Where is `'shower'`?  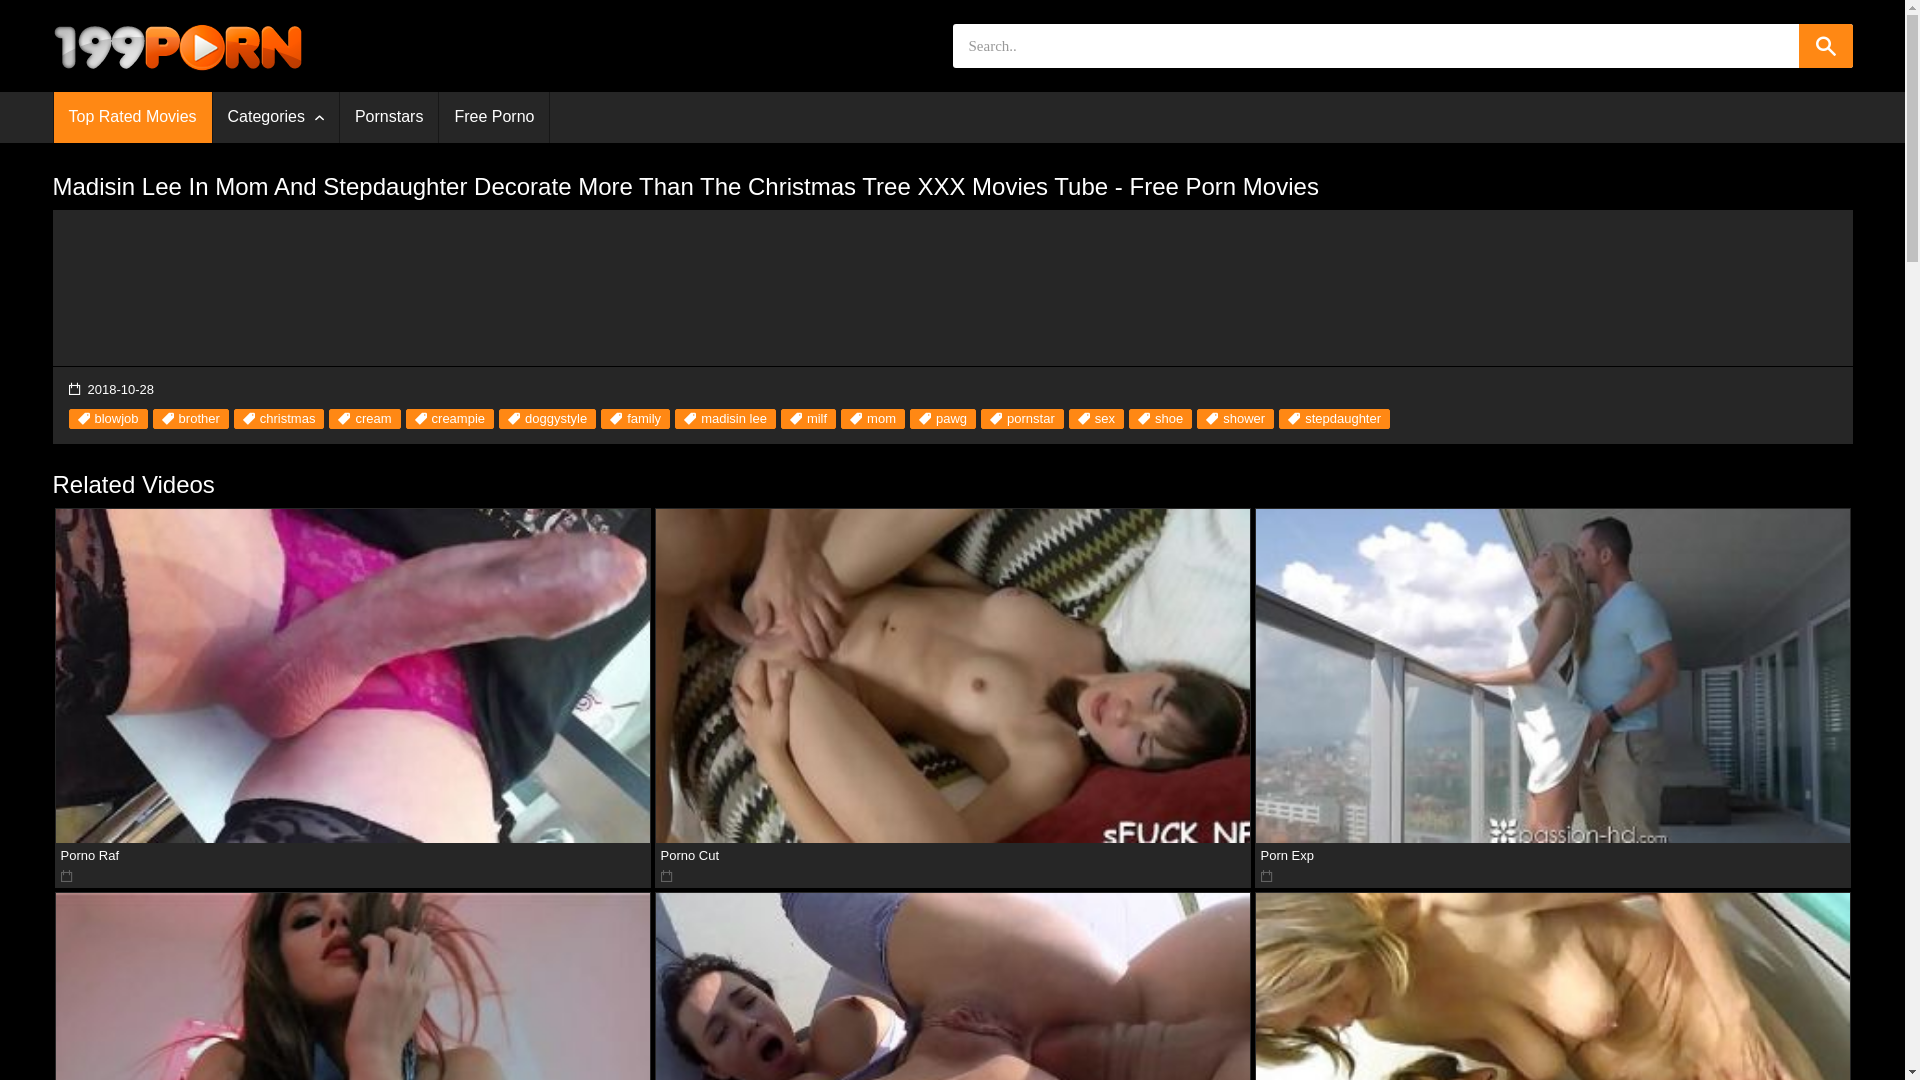 'shower' is located at coordinates (1234, 418).